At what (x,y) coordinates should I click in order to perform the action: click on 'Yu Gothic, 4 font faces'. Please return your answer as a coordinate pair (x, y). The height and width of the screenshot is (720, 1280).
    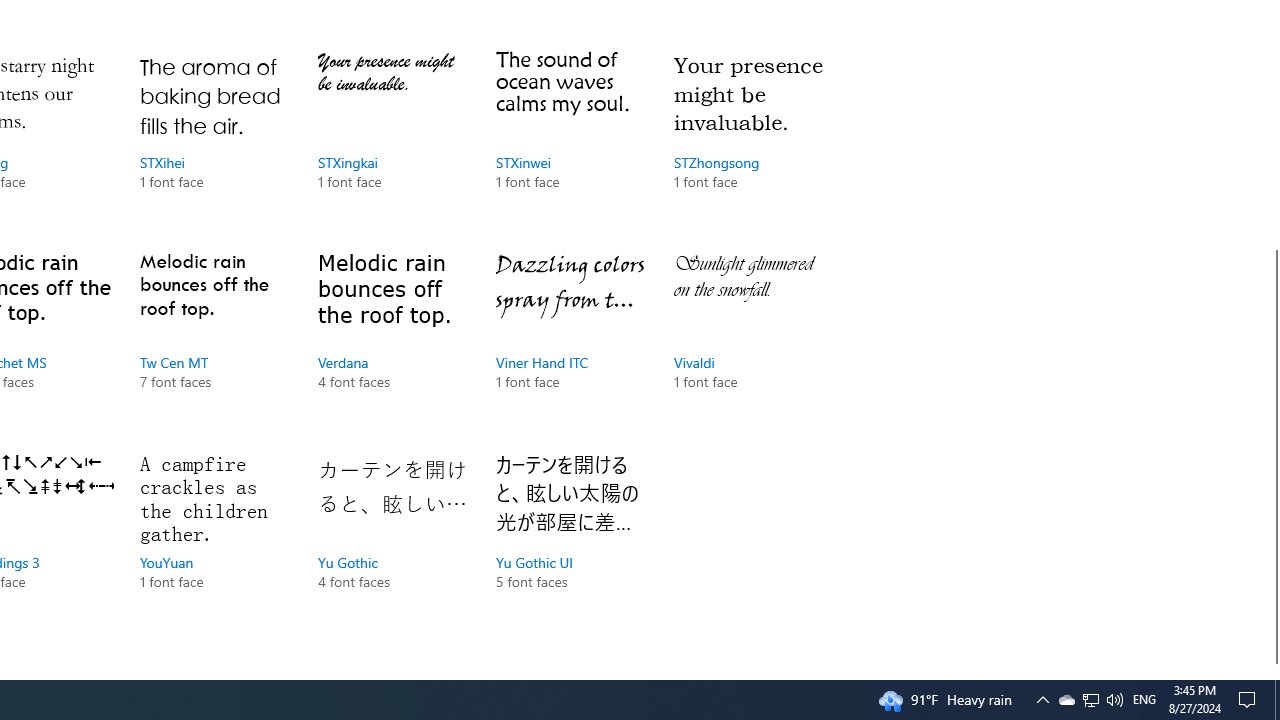
    Looking at the image, I should click on (392, 540).